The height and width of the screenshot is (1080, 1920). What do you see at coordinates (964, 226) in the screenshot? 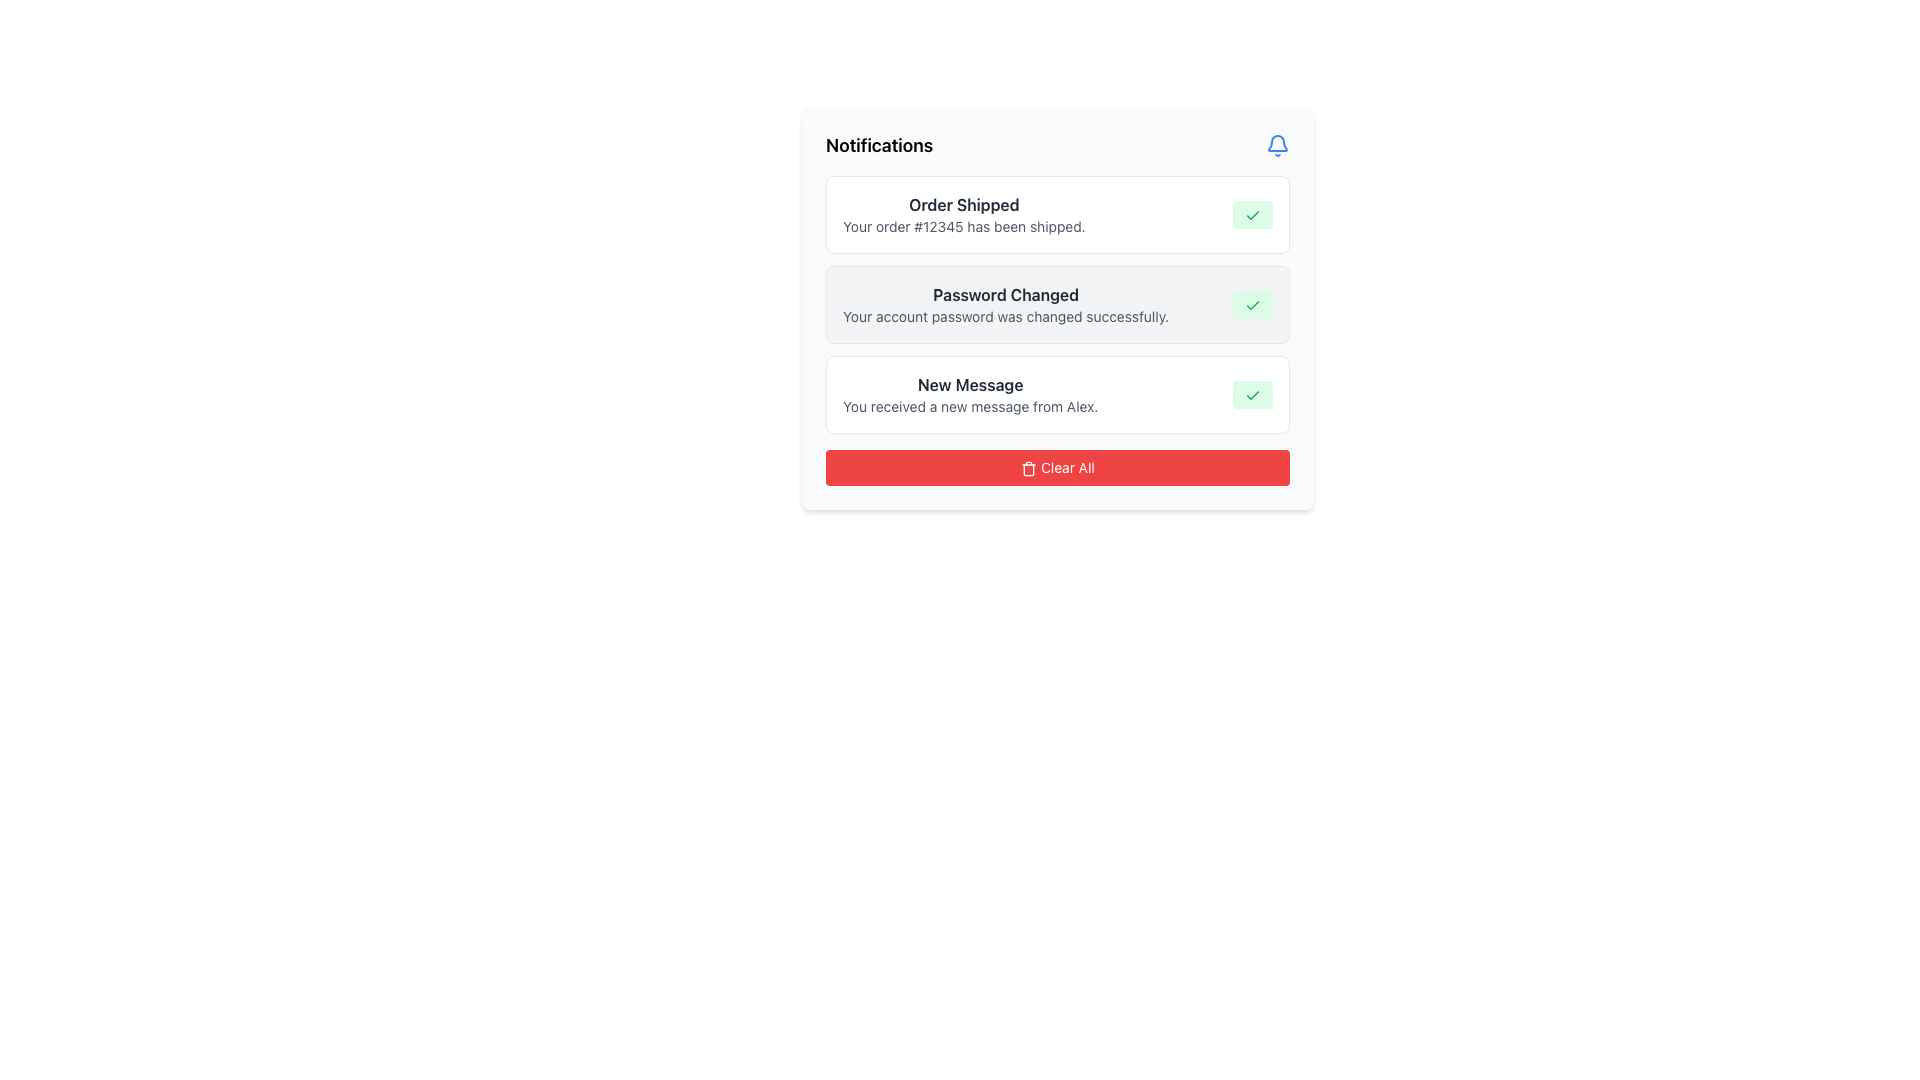
I see `the text that informs the user about the shipping status of the order, located immediately below the bold text 'Order Shipped' in the first notification card` at bounding box center [964, 226].